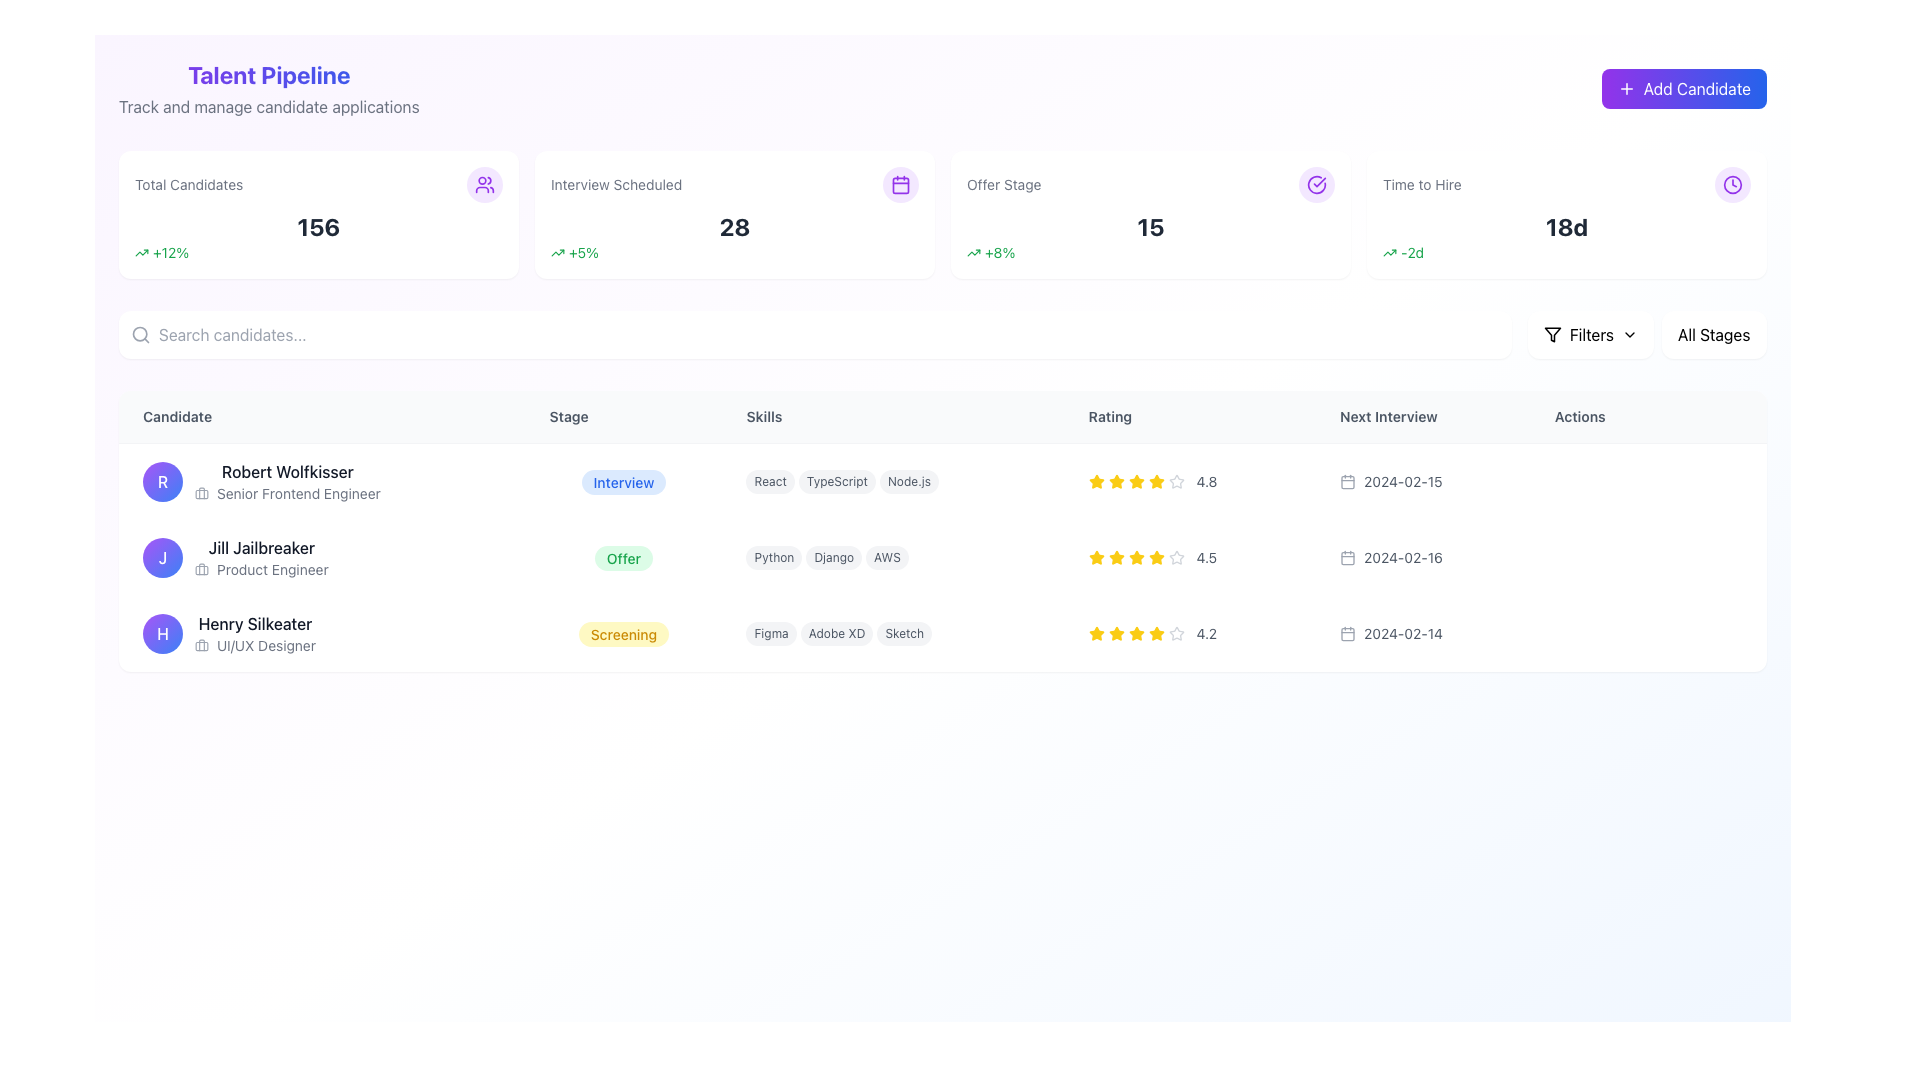  I want to click on numeric rating value displayed in the Text label for the candidate 'Jill Jailbreaker', located under the 'Rating' column adjacent to the star representation, so click(1190, 558).